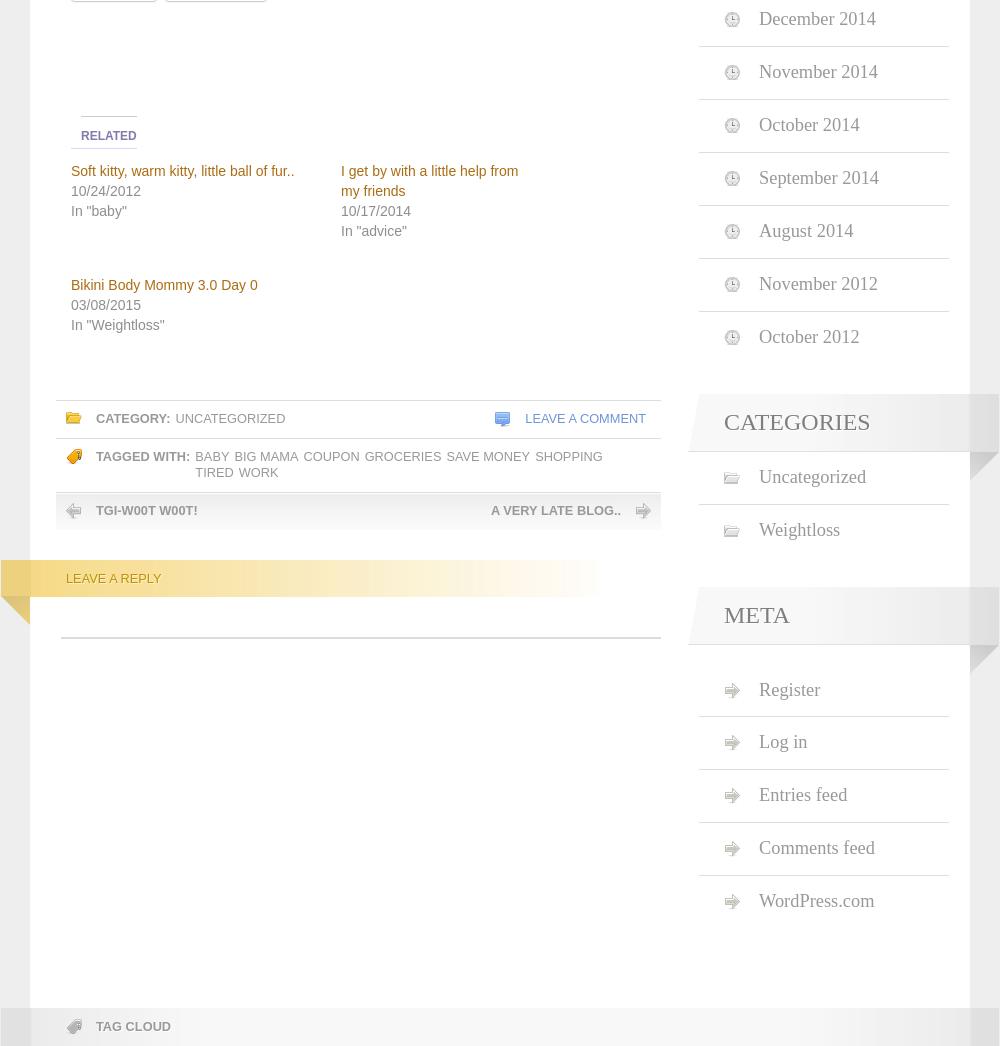  What do you see at coordinates (817, 283) in the screenshot?
I see `'November 2012'` at bounding box center [817, 283].